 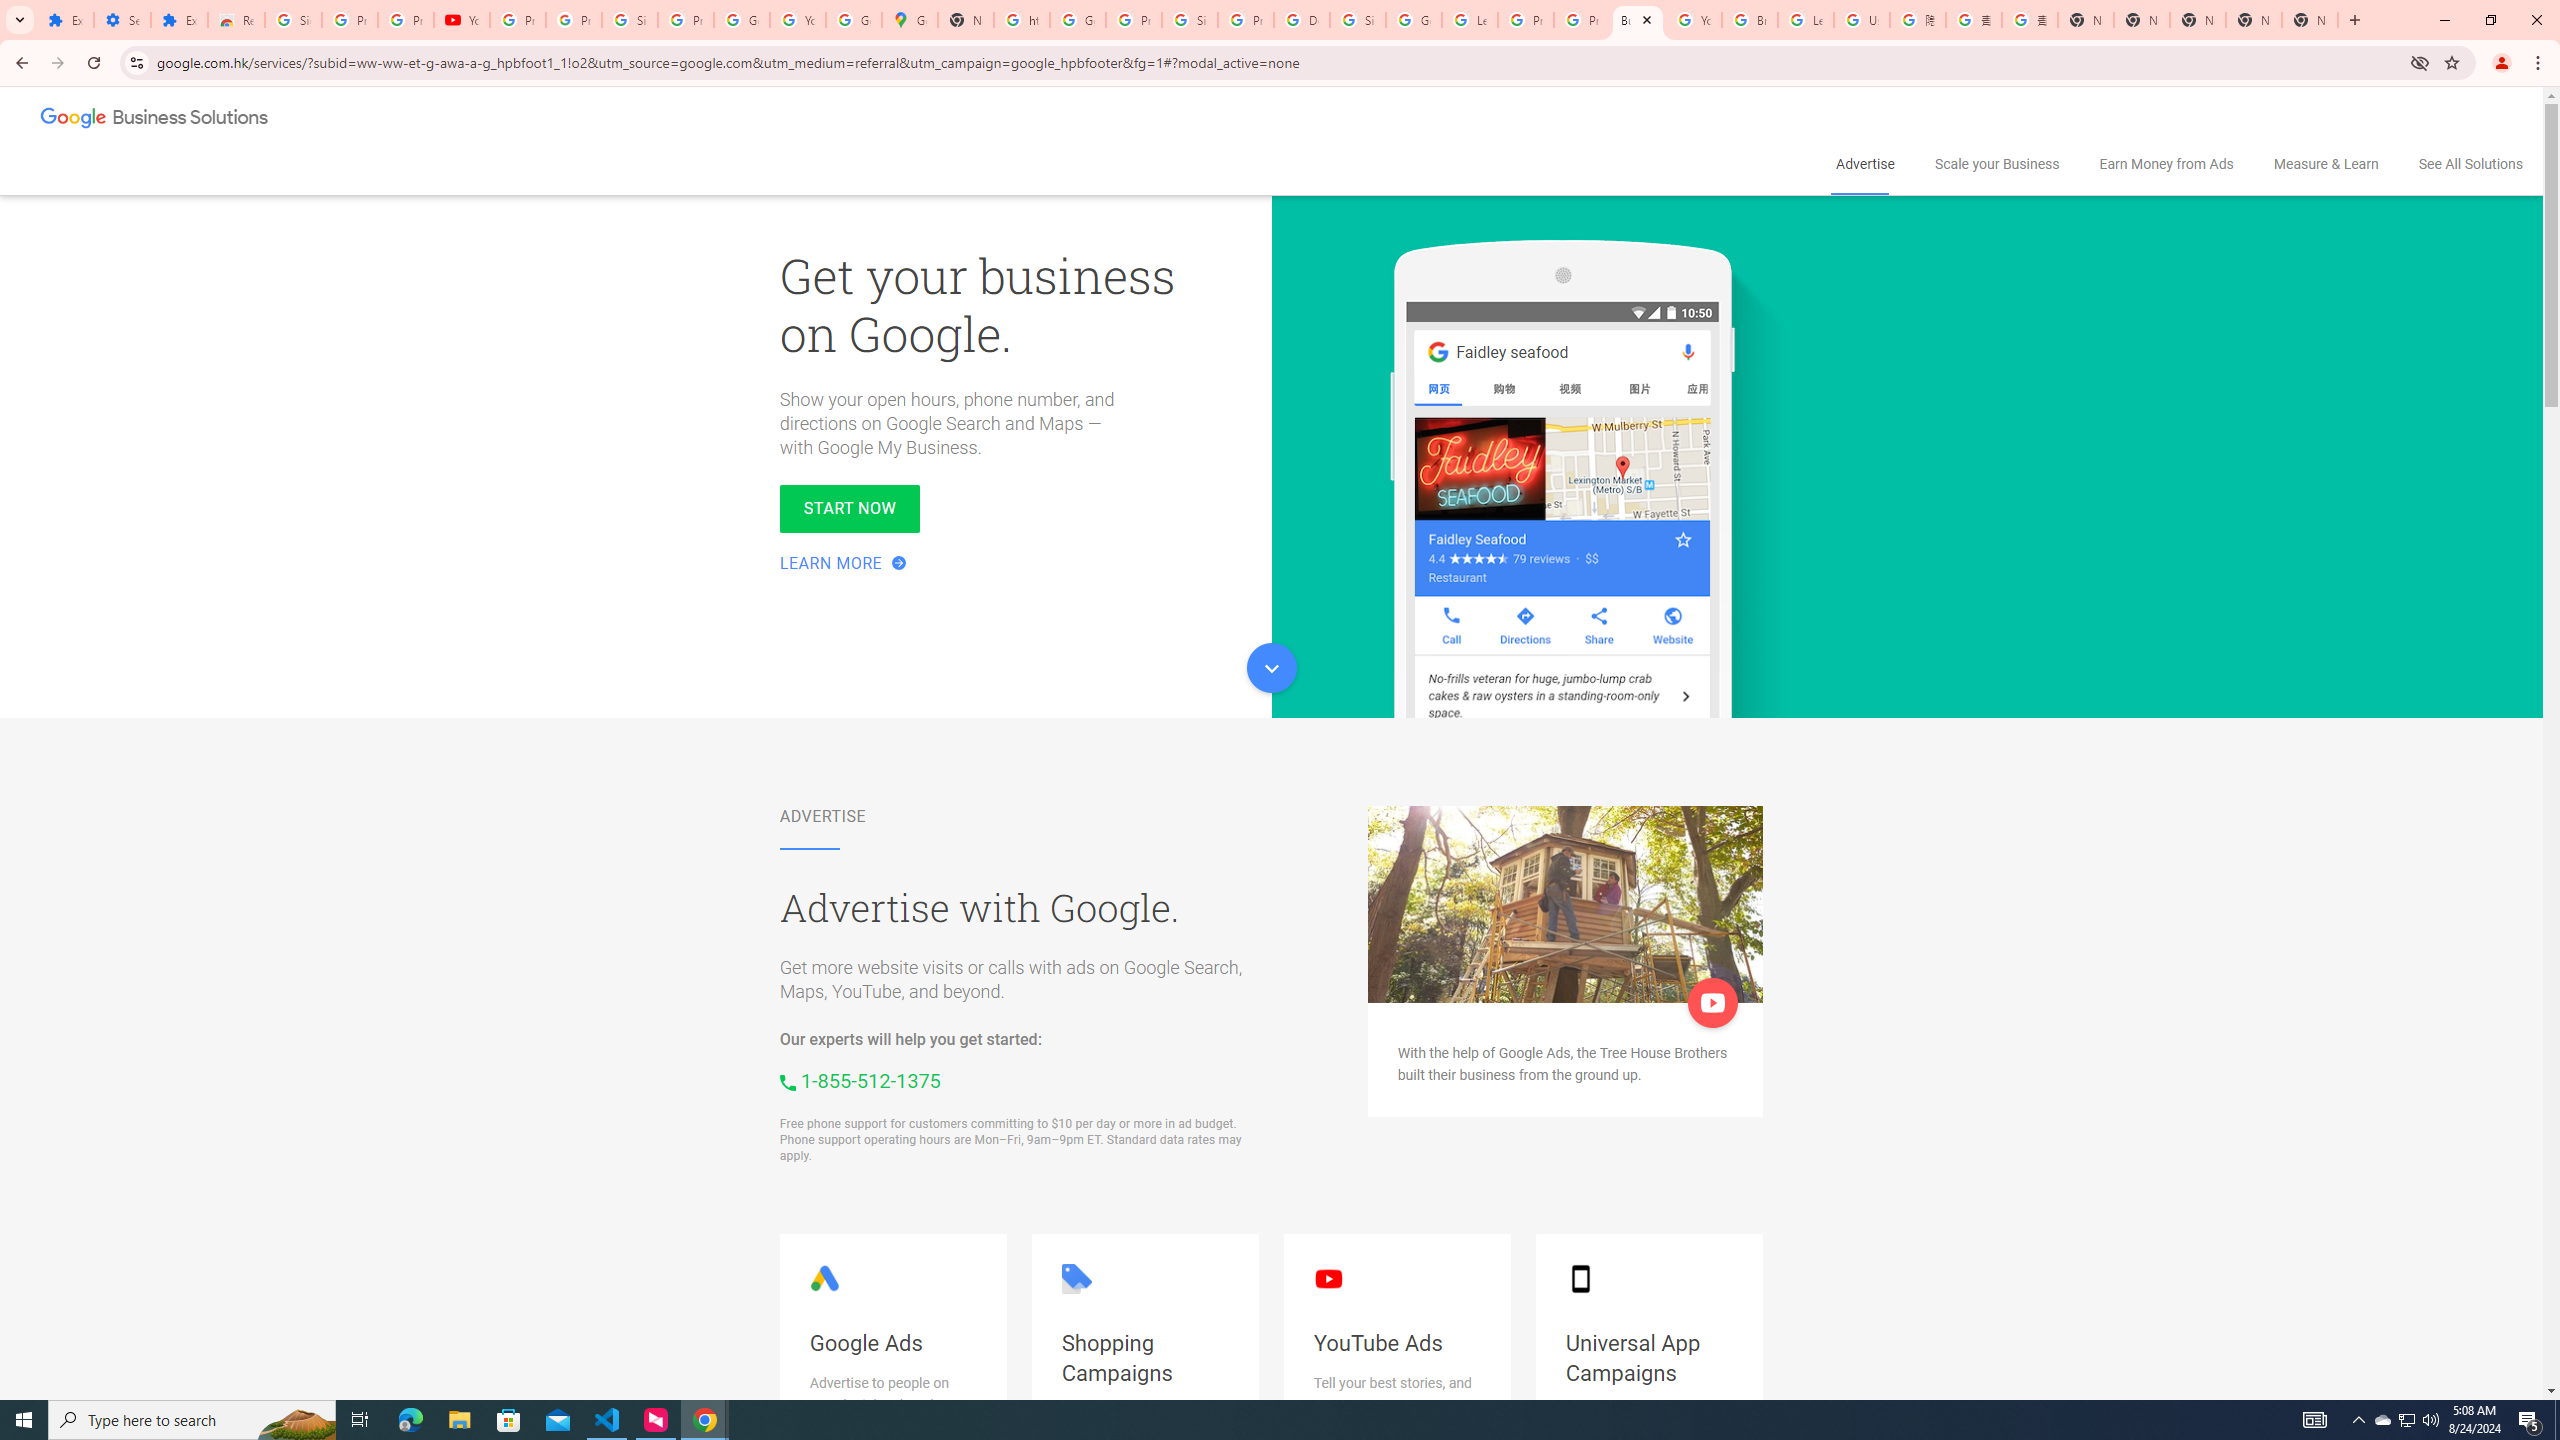 I want to click on 'YouTube logo', so click(x=1328, y=1279).